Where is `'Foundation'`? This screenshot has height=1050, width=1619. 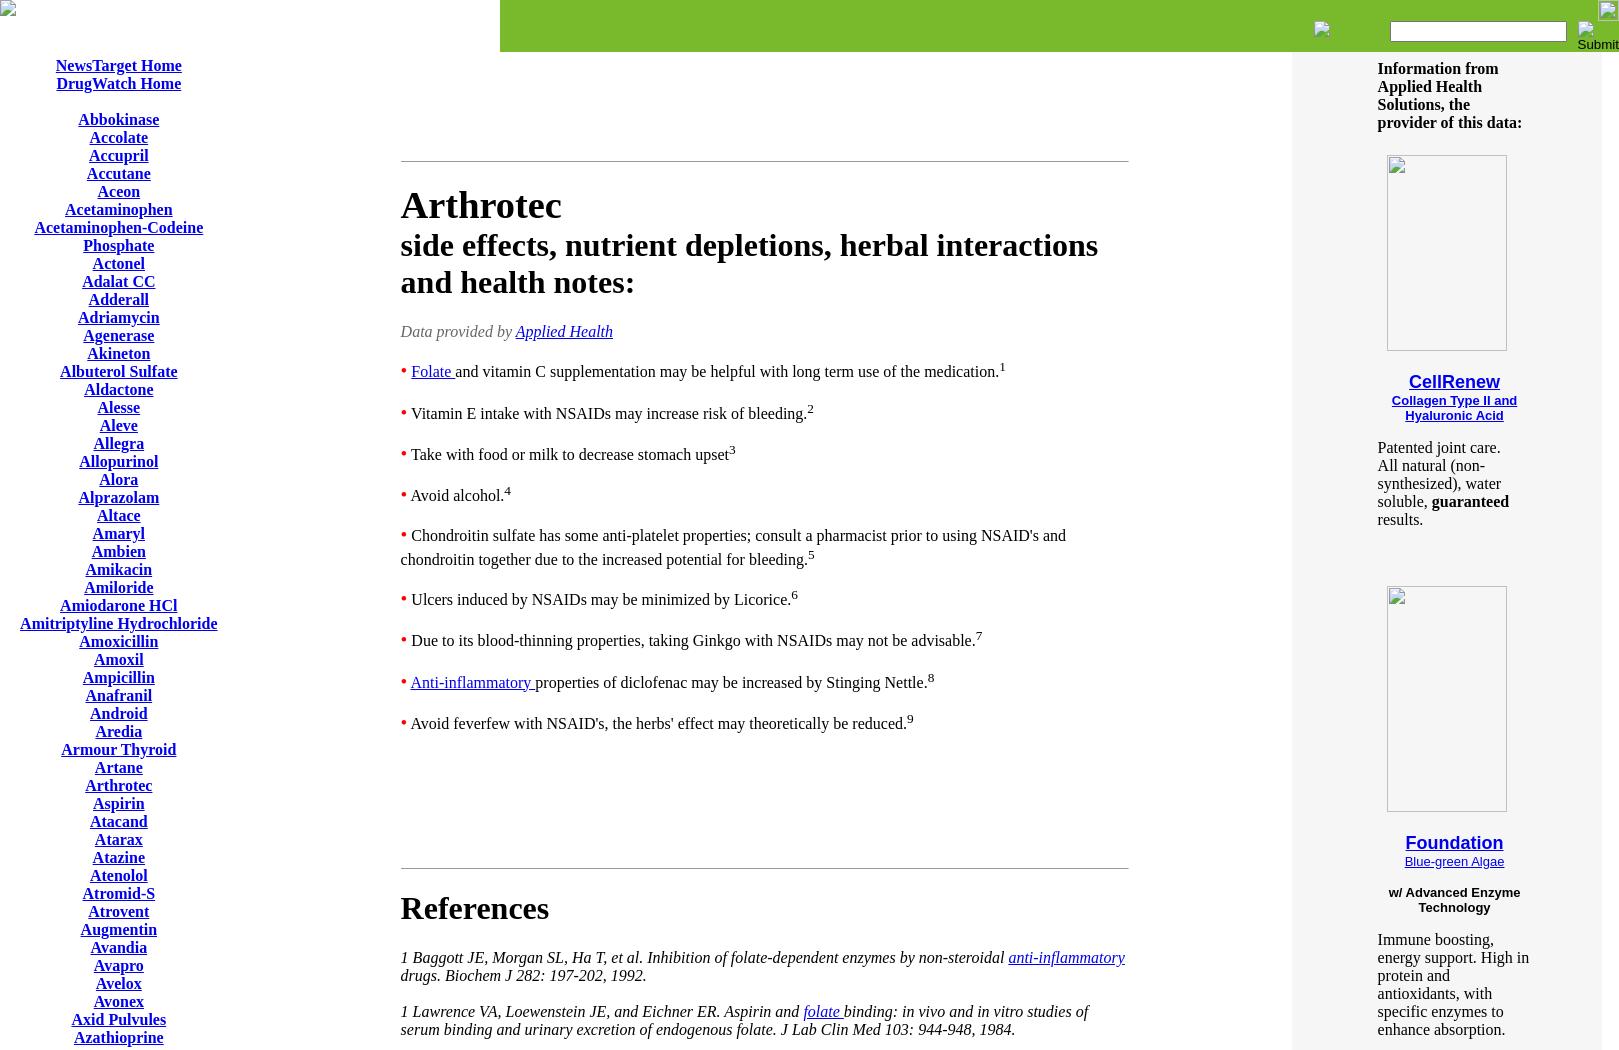 'Foundation' is located at coordinates (1404, 843).